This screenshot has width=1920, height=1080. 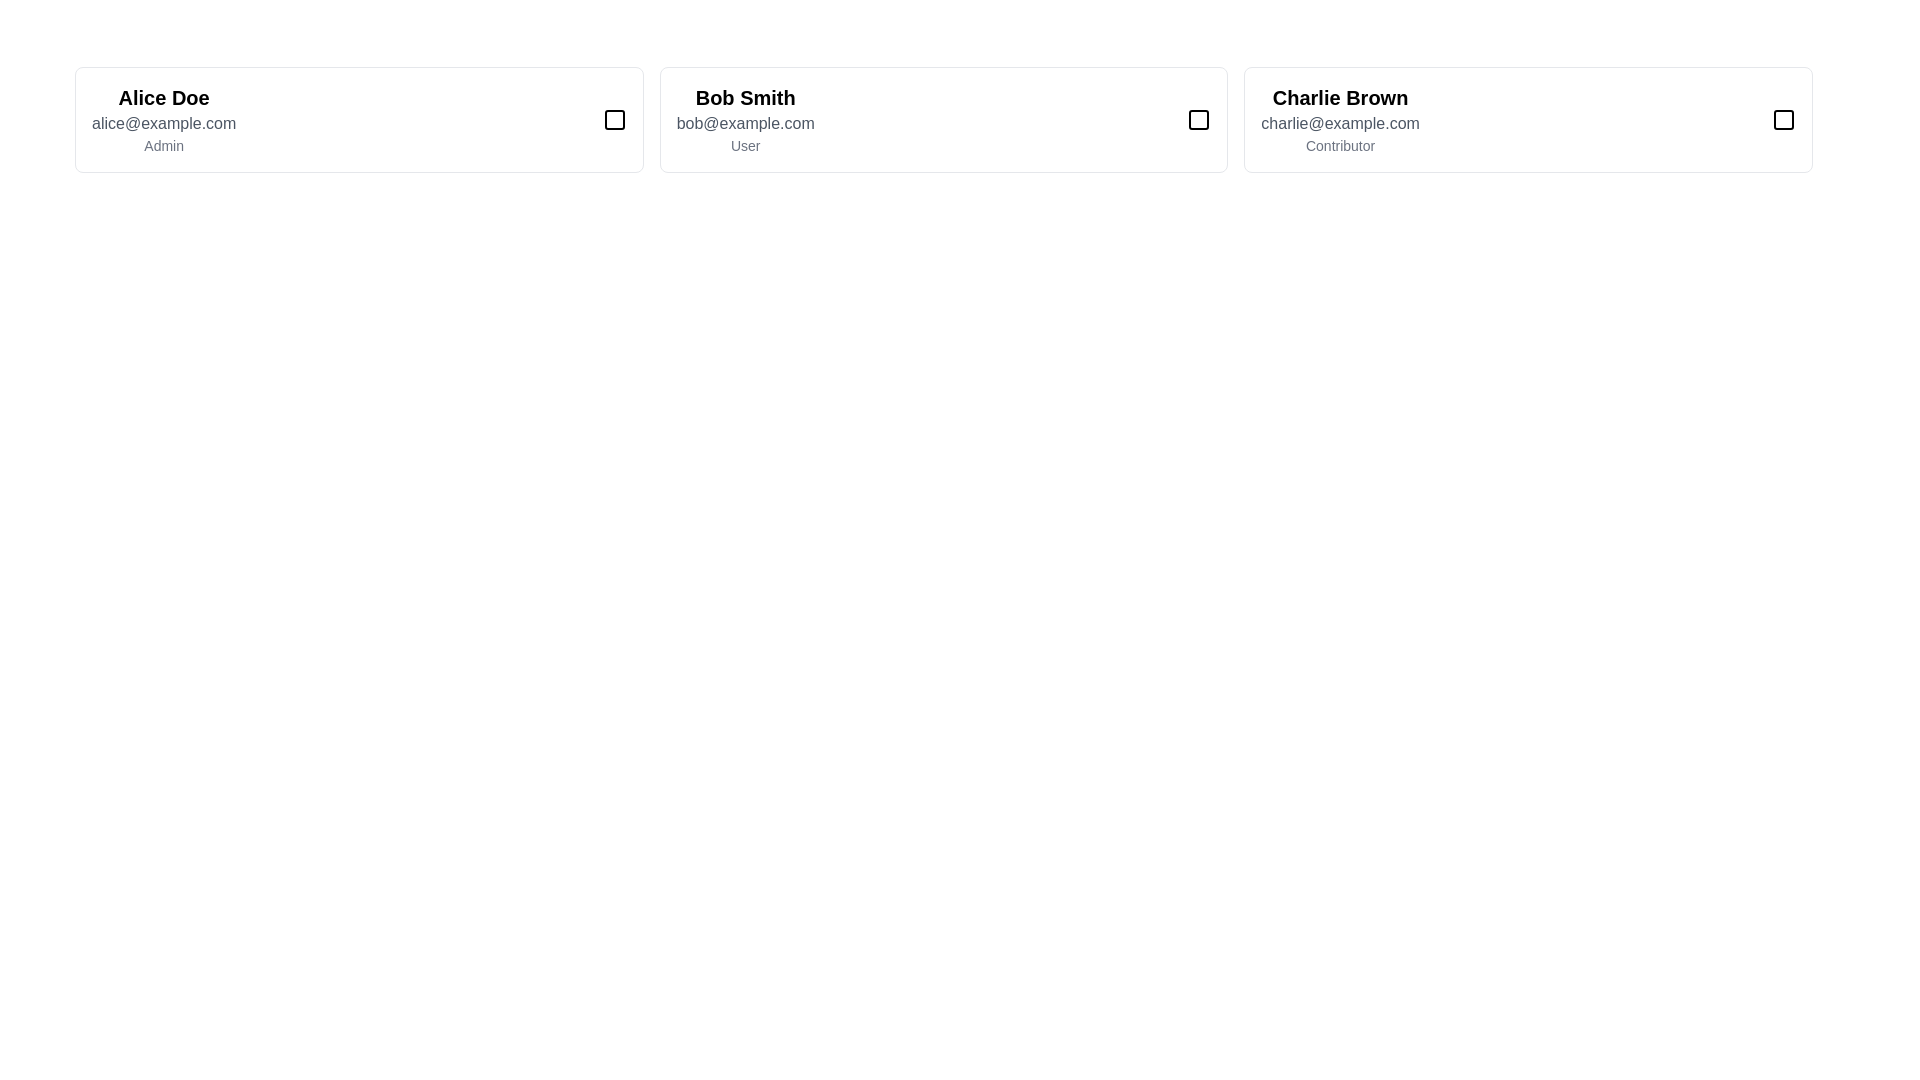 I want to click on the label displaying the text 'User', which is positioned beneath the email address 'bob@example.com' for Bob Smith, located at the bottom of the card, so click(x=744, y=145).